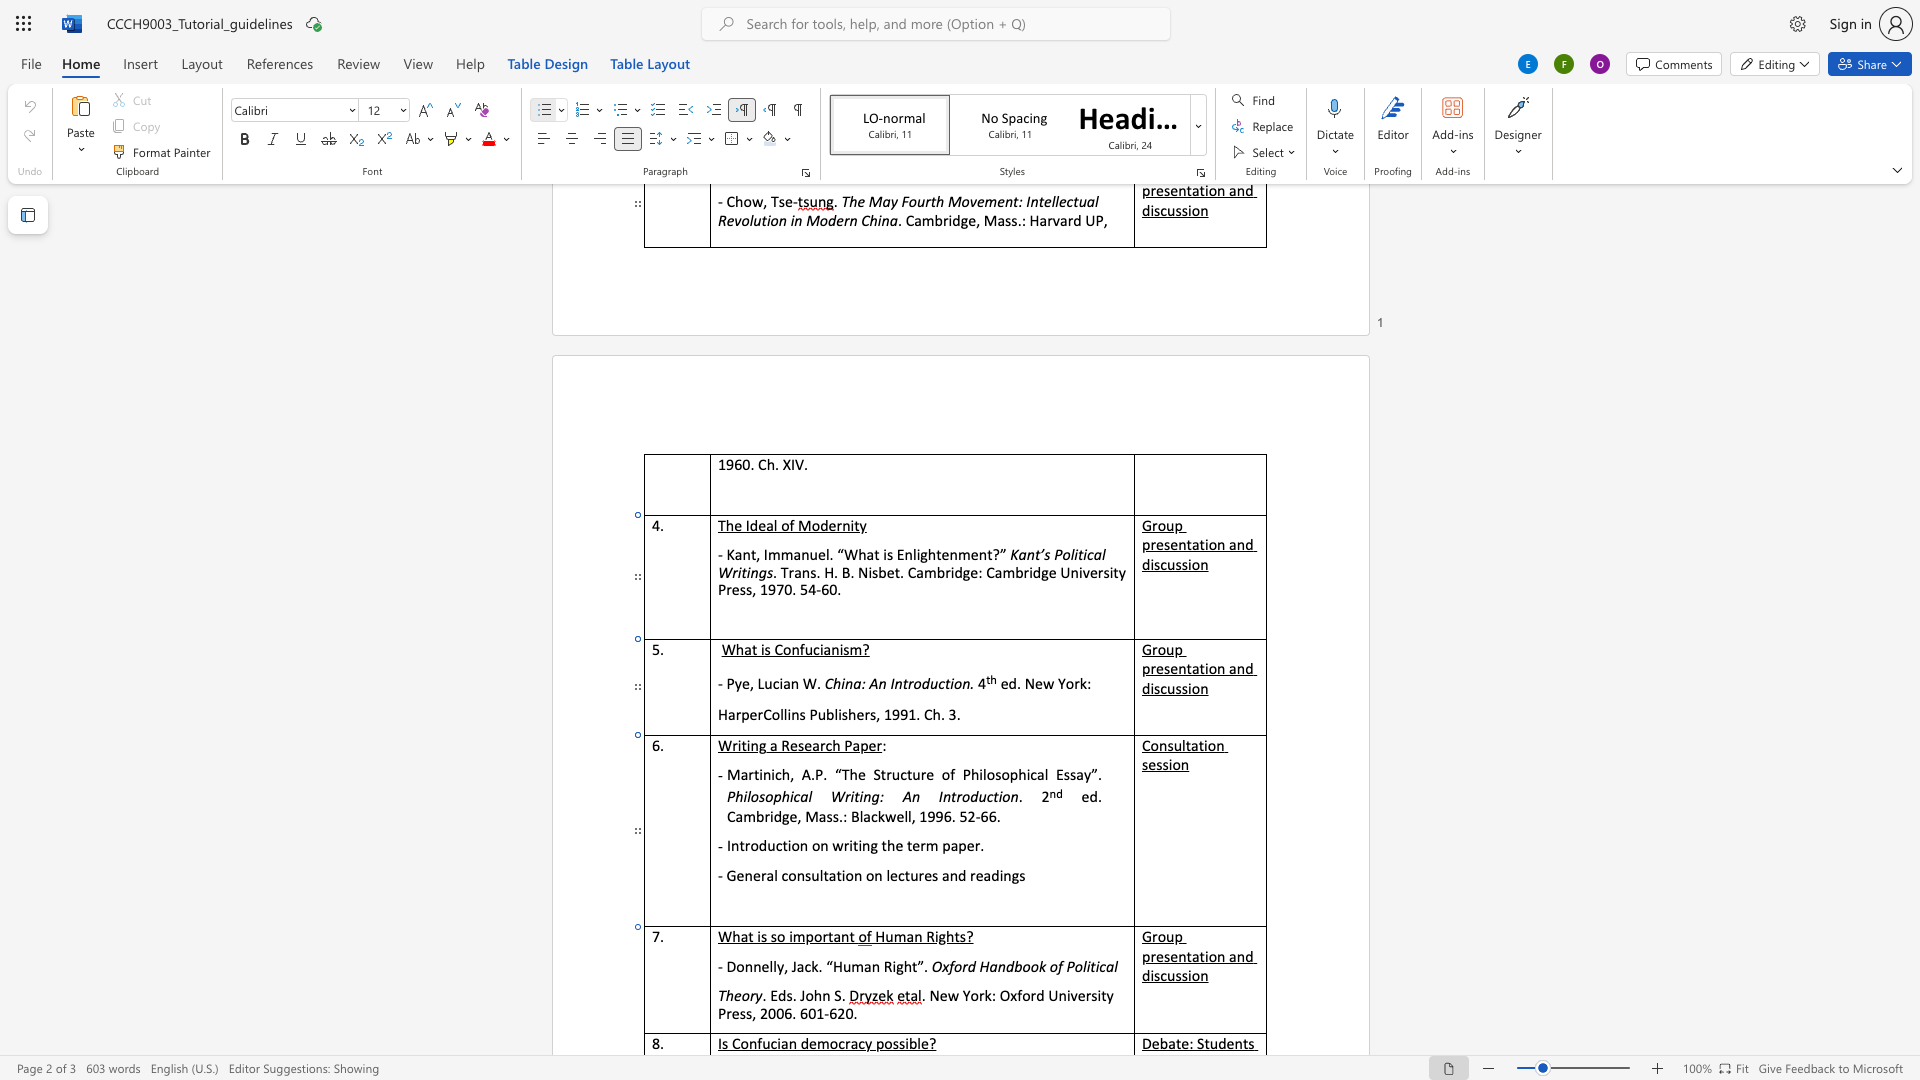 This screenshot has height=1080, width=1920. I want to click on the space between the continuous character "n" and "t" in the text, so click(737, 845).